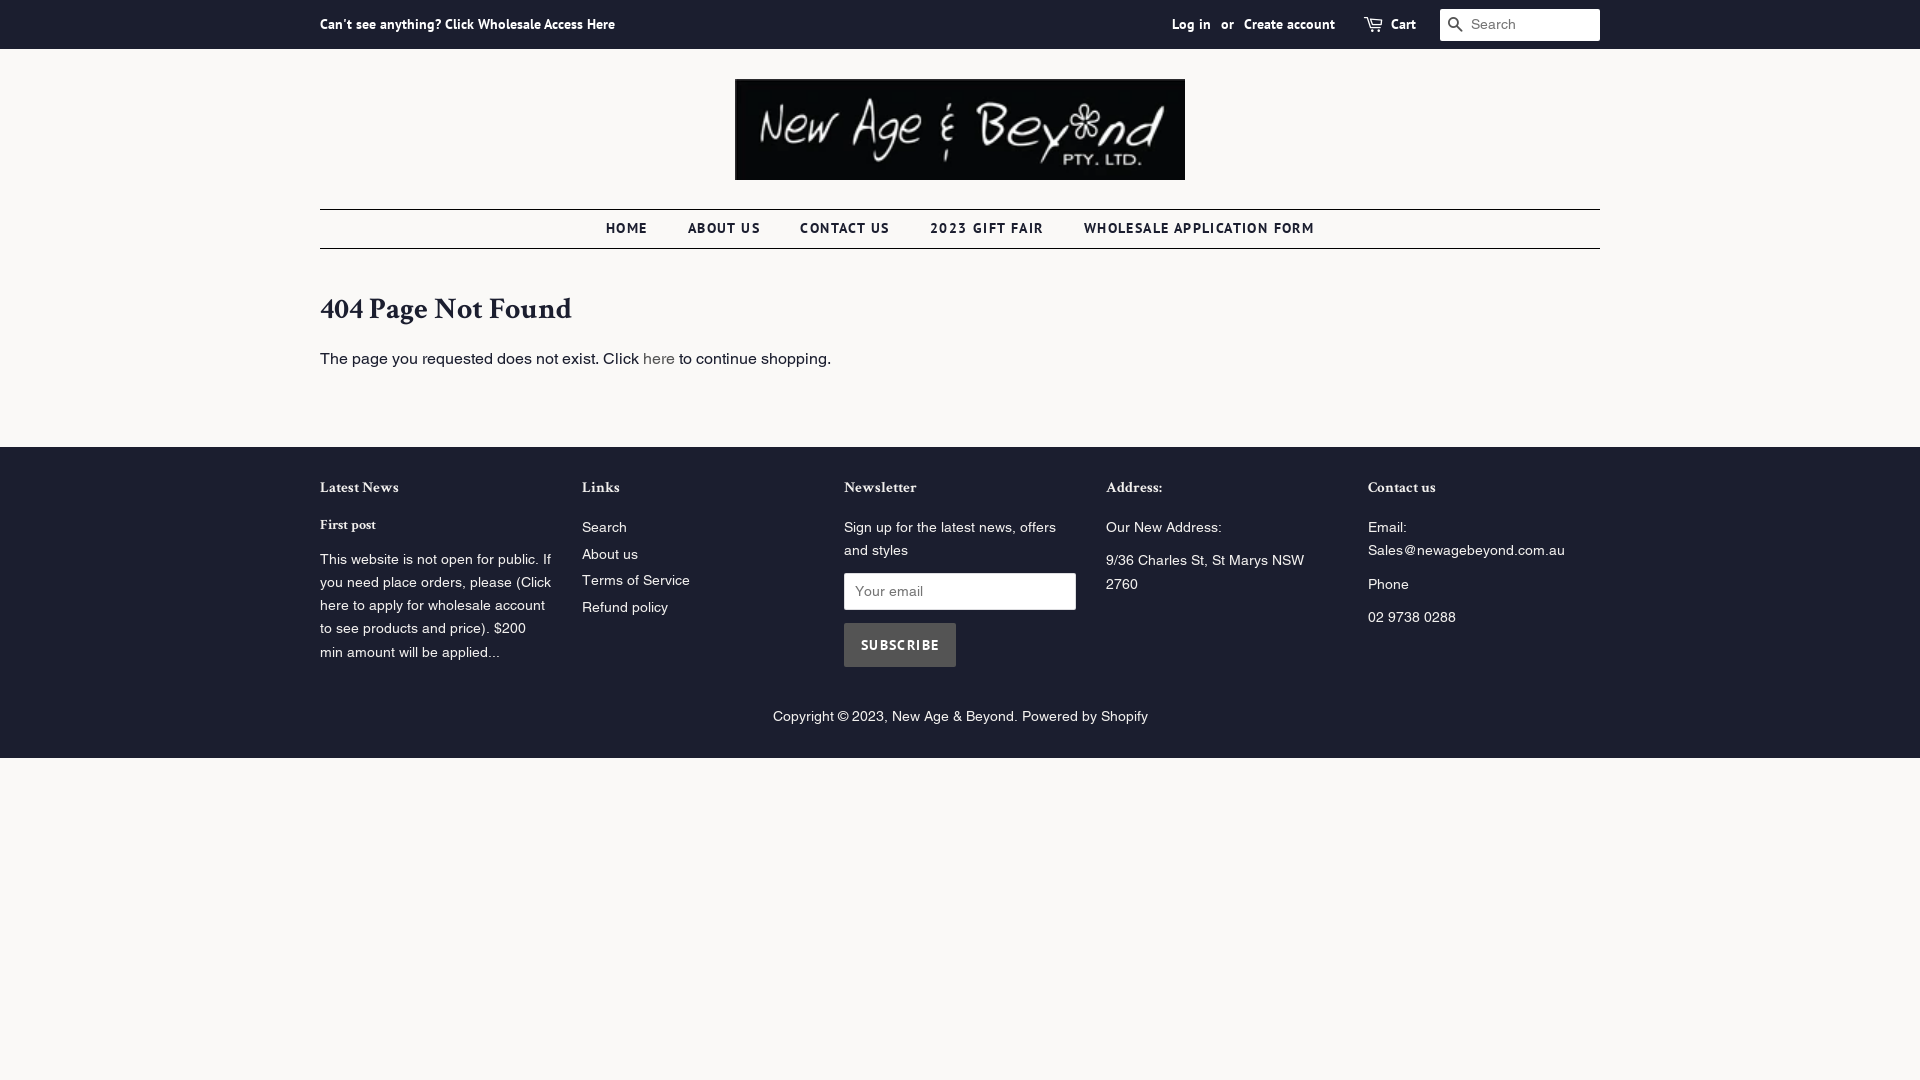  What do you see at coordinates (1083, 715) in the screenshot?
I see `'Powered by Shopify'` at bounding box center [1083, 715].